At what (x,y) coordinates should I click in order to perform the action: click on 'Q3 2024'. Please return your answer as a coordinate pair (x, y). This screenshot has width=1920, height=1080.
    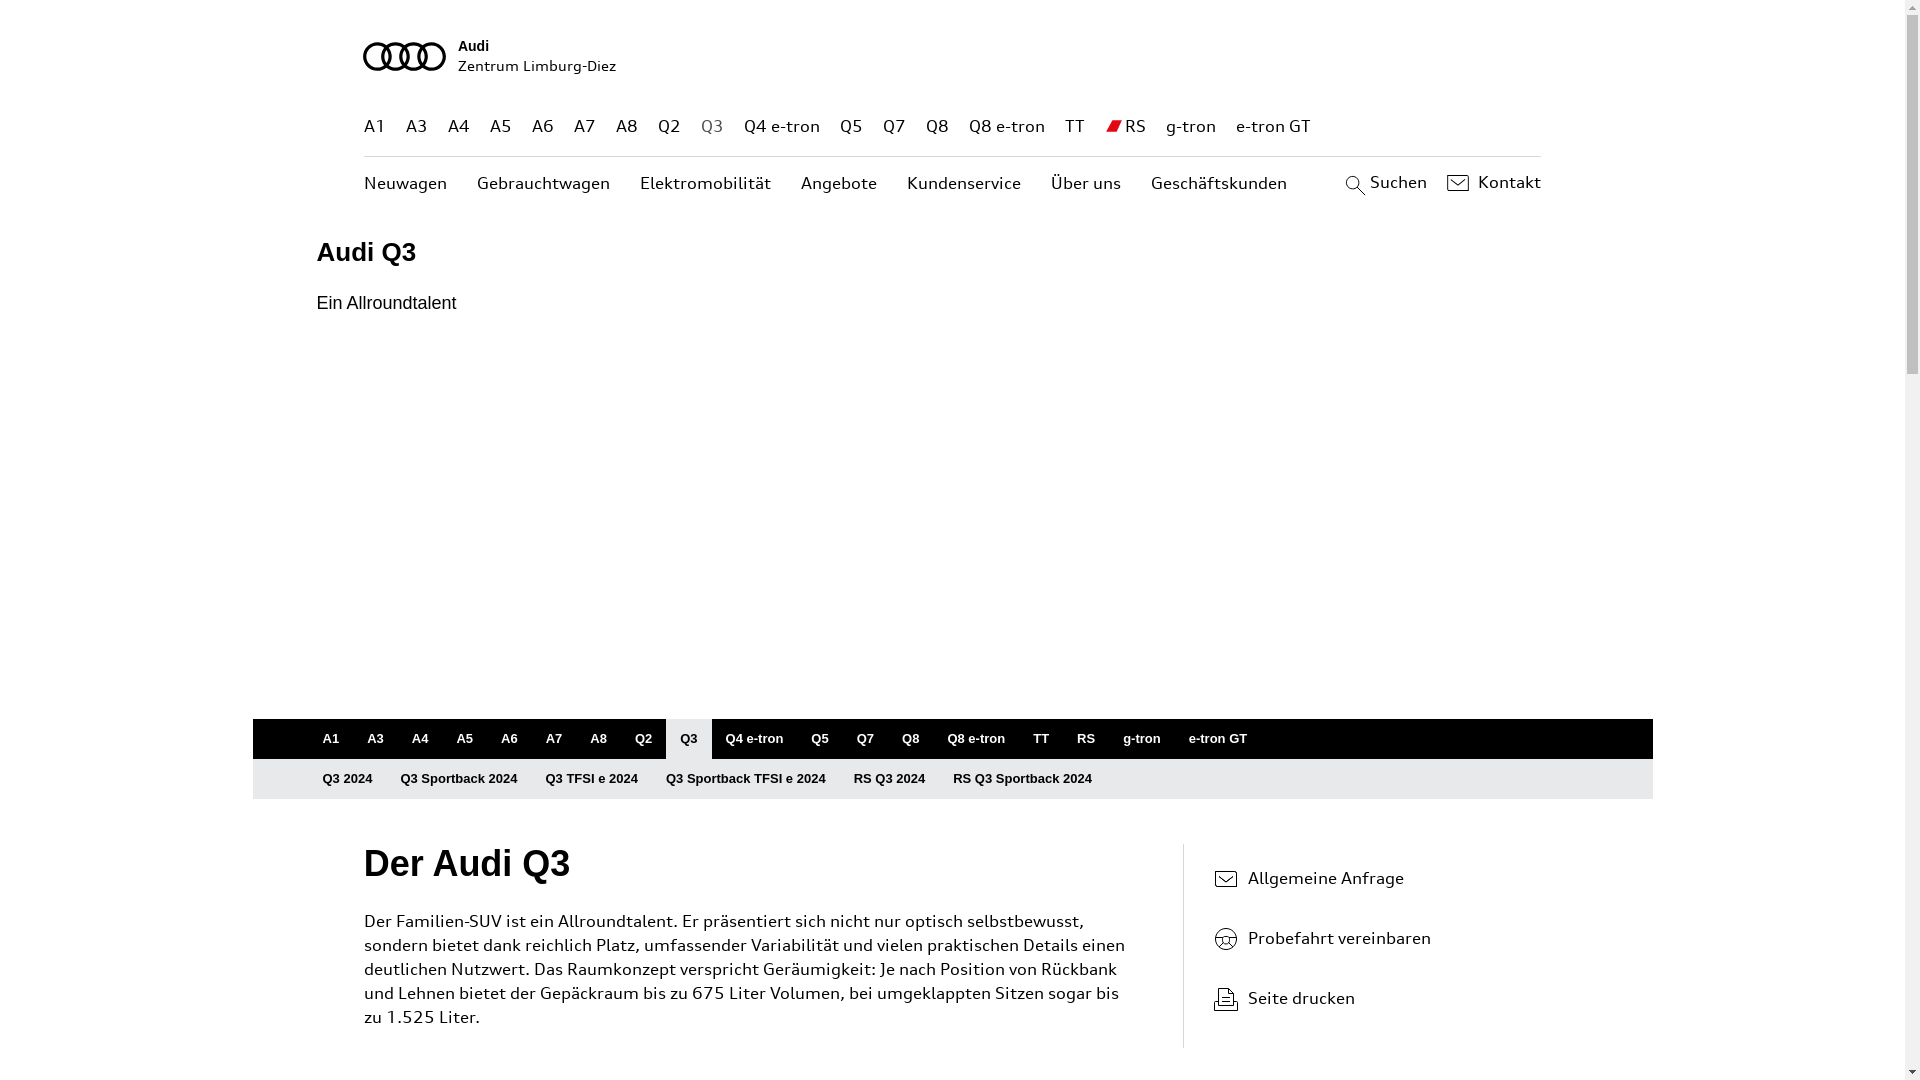
    Looking at the image, I should click on (346, 778).